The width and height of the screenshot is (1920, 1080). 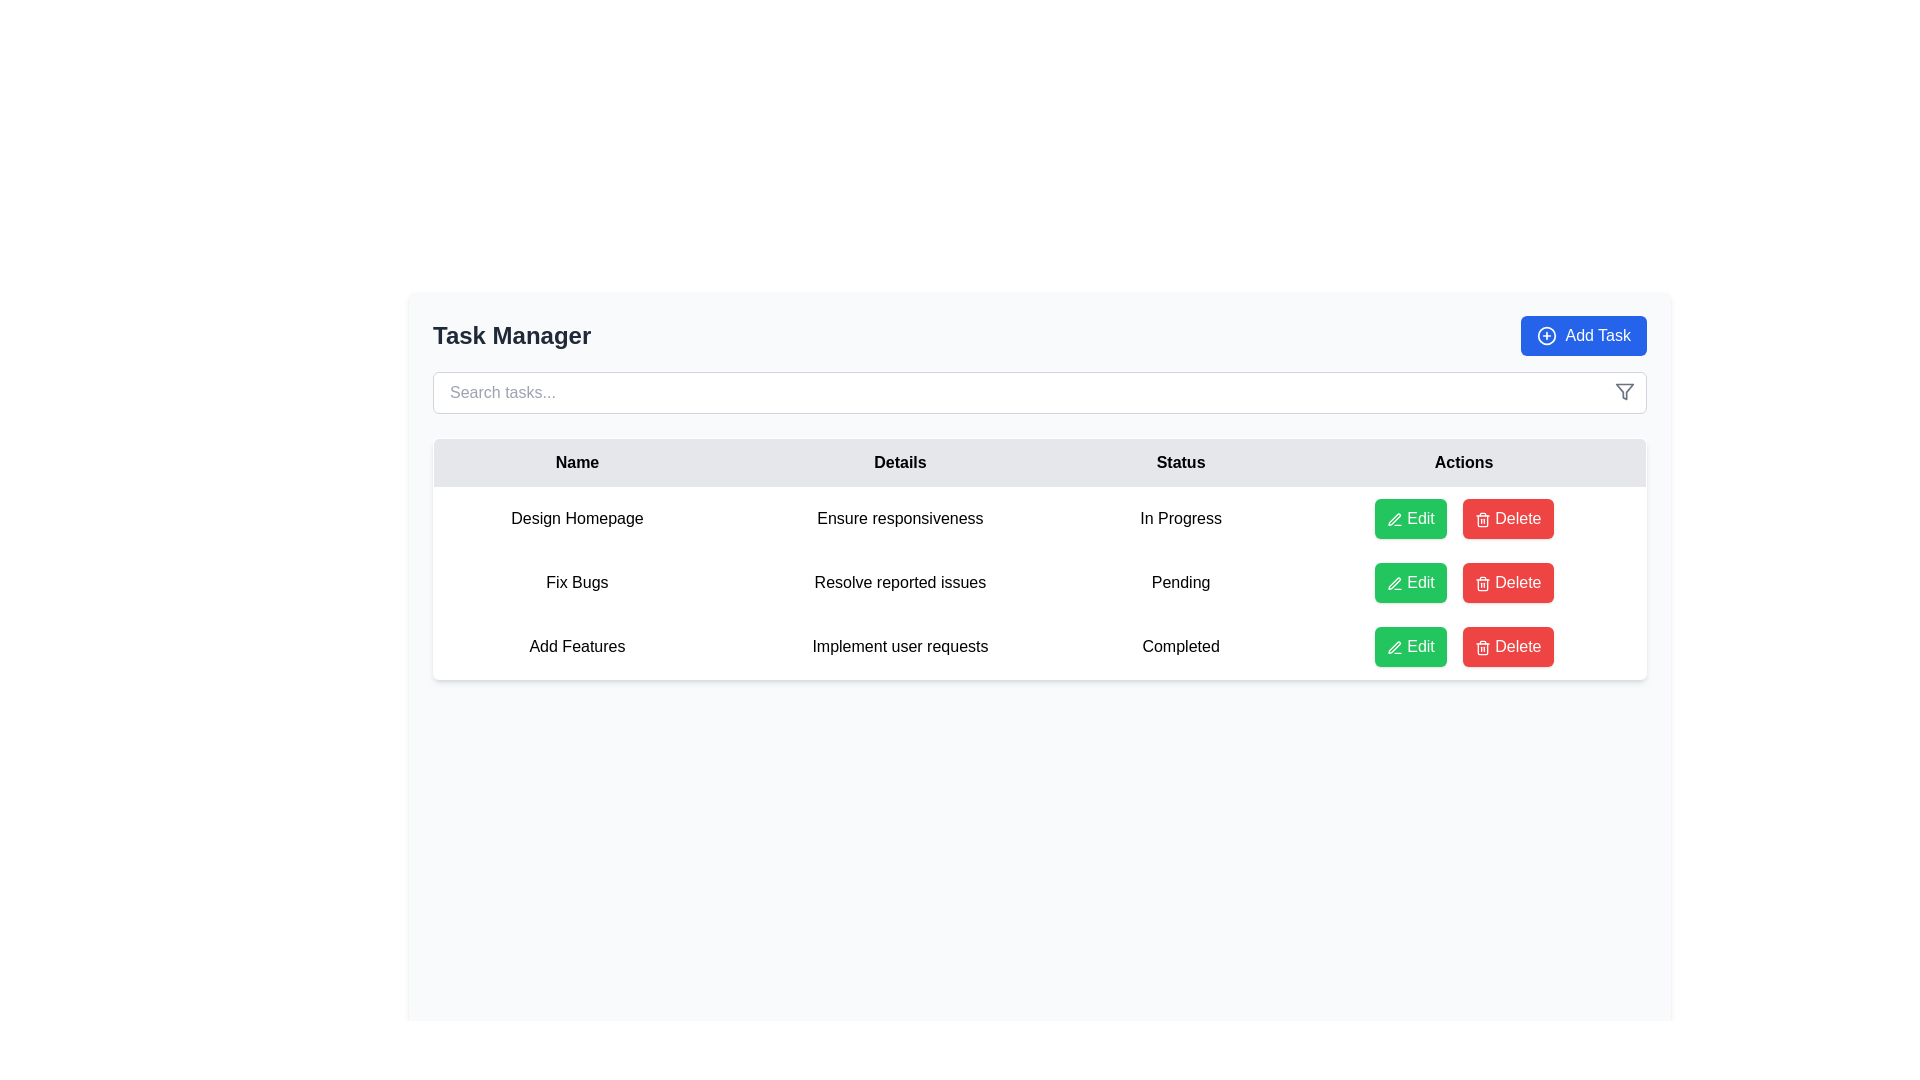 I want to click on the 'In Progress' text label in the status column of the first row of the table, so click(x=1181, y=518).